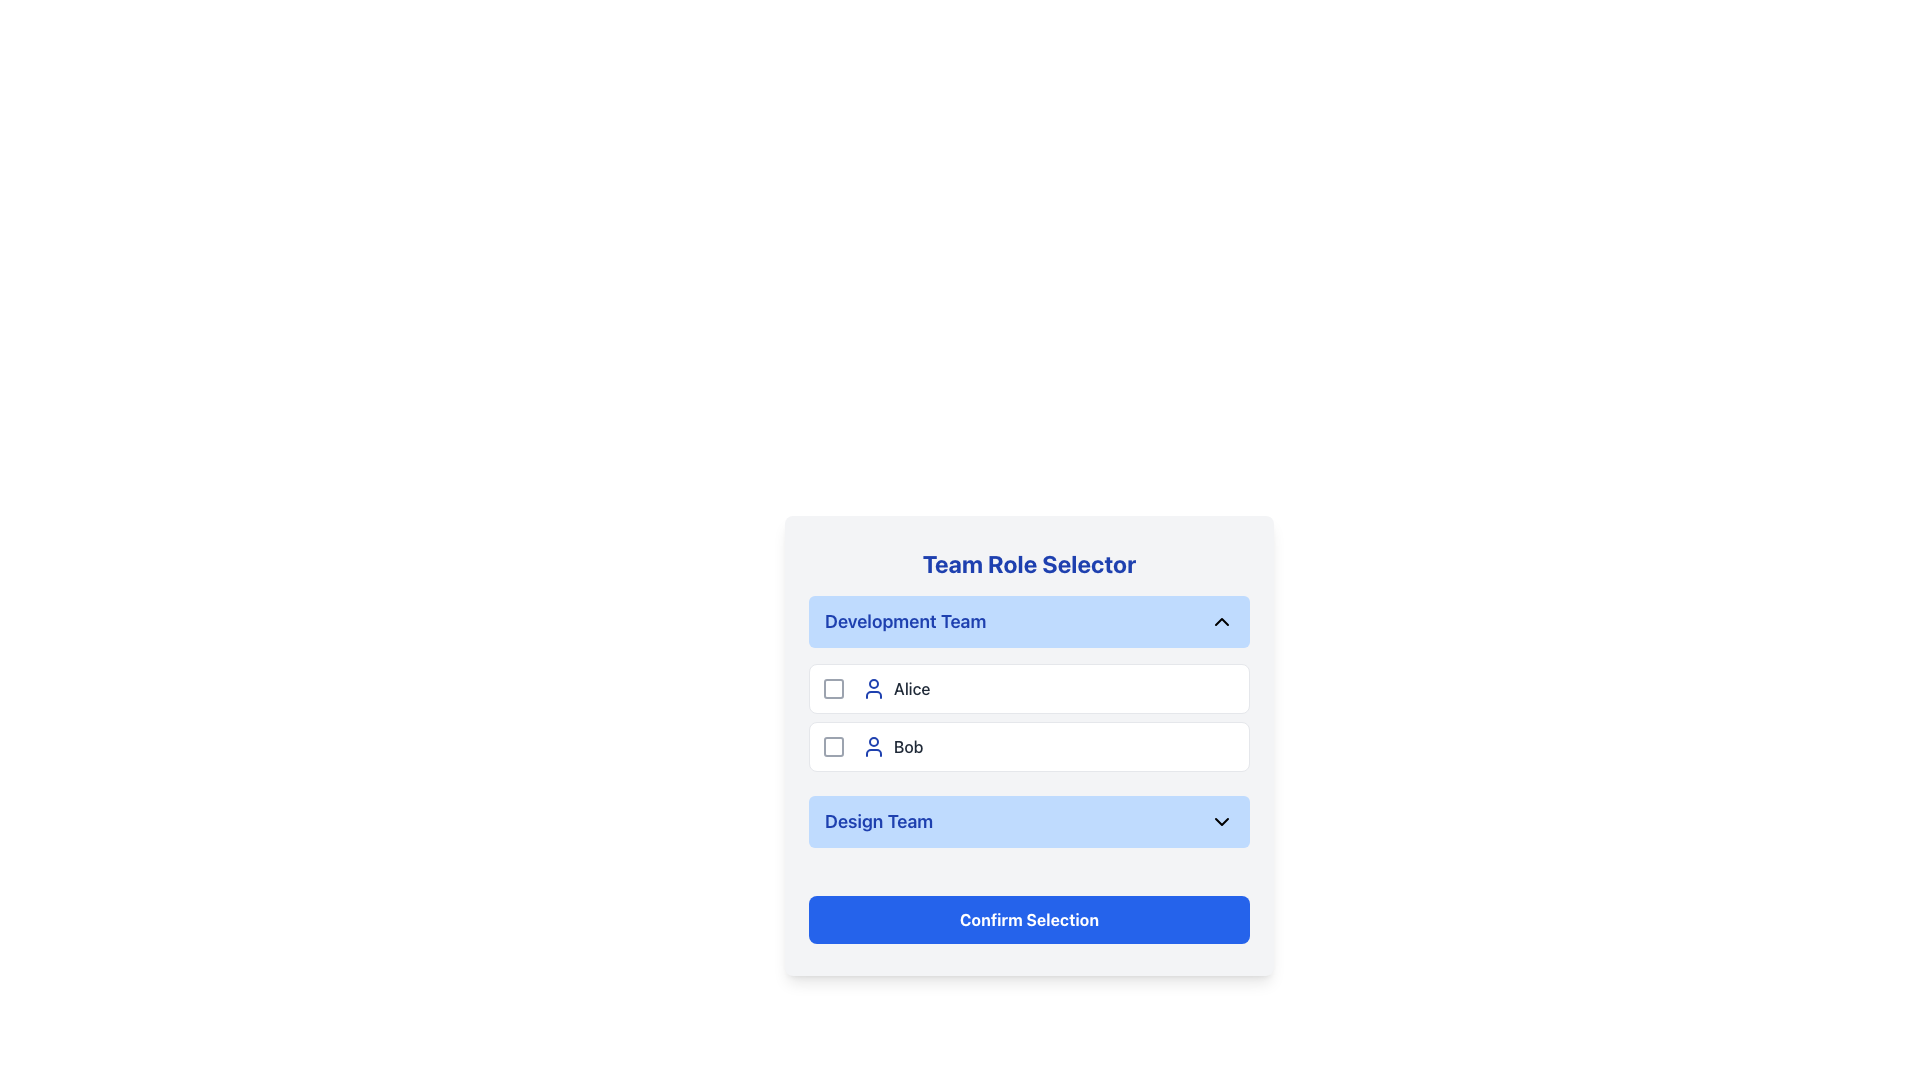 The image size is (1920, 1080). Describe the element at coordinates (1029, 747) in the screenshot. I see `the second list item with an interactive checkbox in the 'Development Team' section` at that location.